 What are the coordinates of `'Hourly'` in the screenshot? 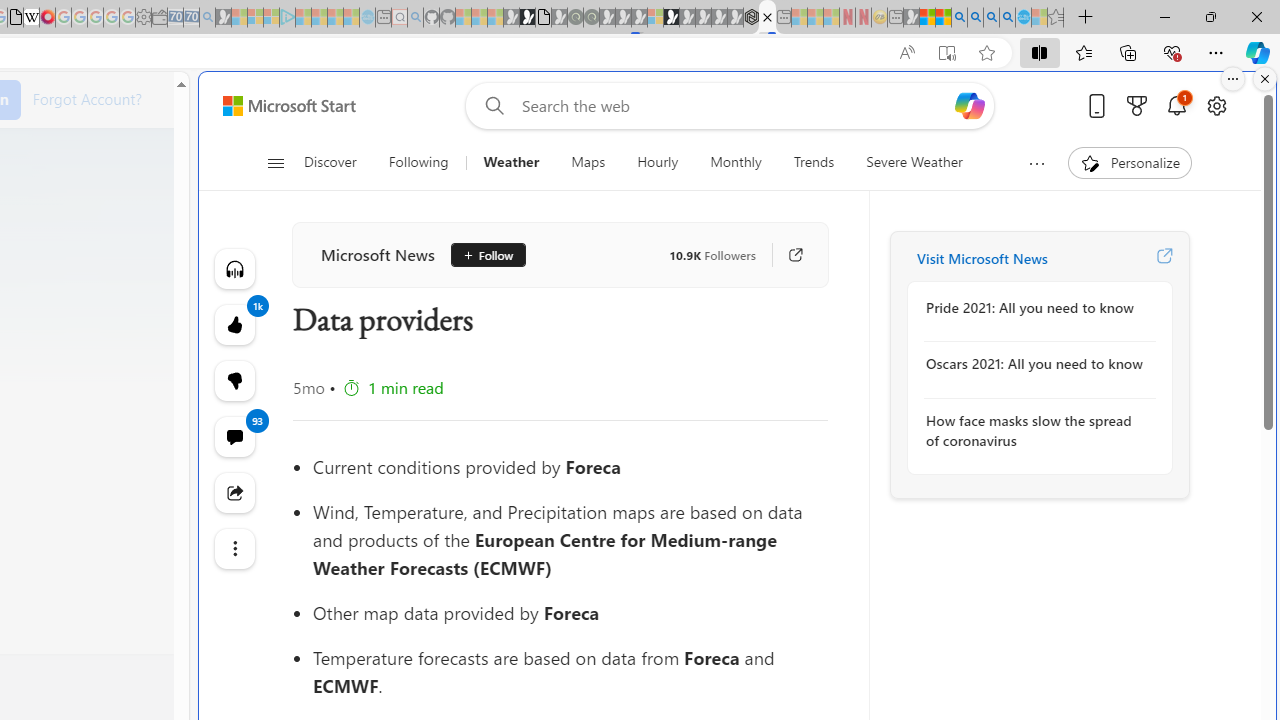 It's located at (657, 162).